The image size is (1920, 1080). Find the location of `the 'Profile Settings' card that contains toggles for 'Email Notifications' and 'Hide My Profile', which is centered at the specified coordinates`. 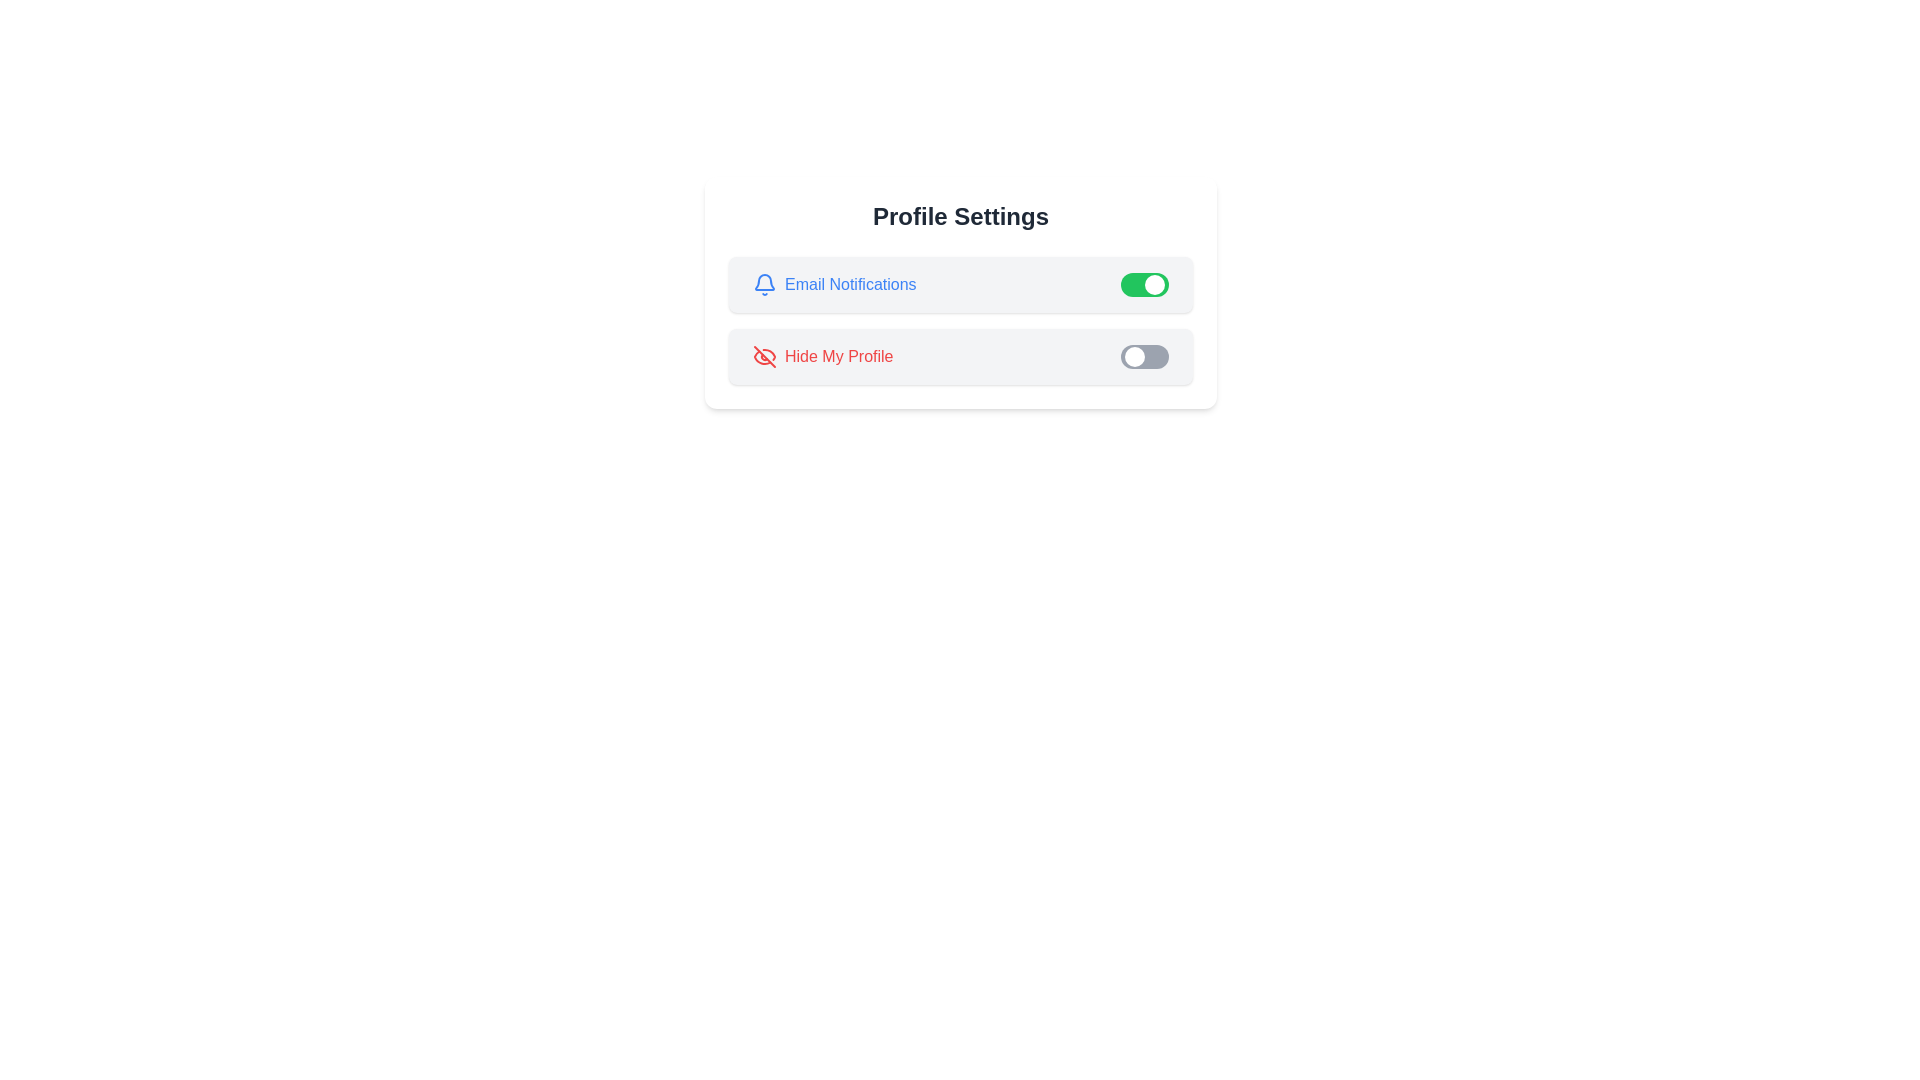

the 'Profile Settings' card that contains toggles for 'Email Notifications' and 'Hide My Profile', which is centered at the specified coordinates is located at coordinates (960, 293).